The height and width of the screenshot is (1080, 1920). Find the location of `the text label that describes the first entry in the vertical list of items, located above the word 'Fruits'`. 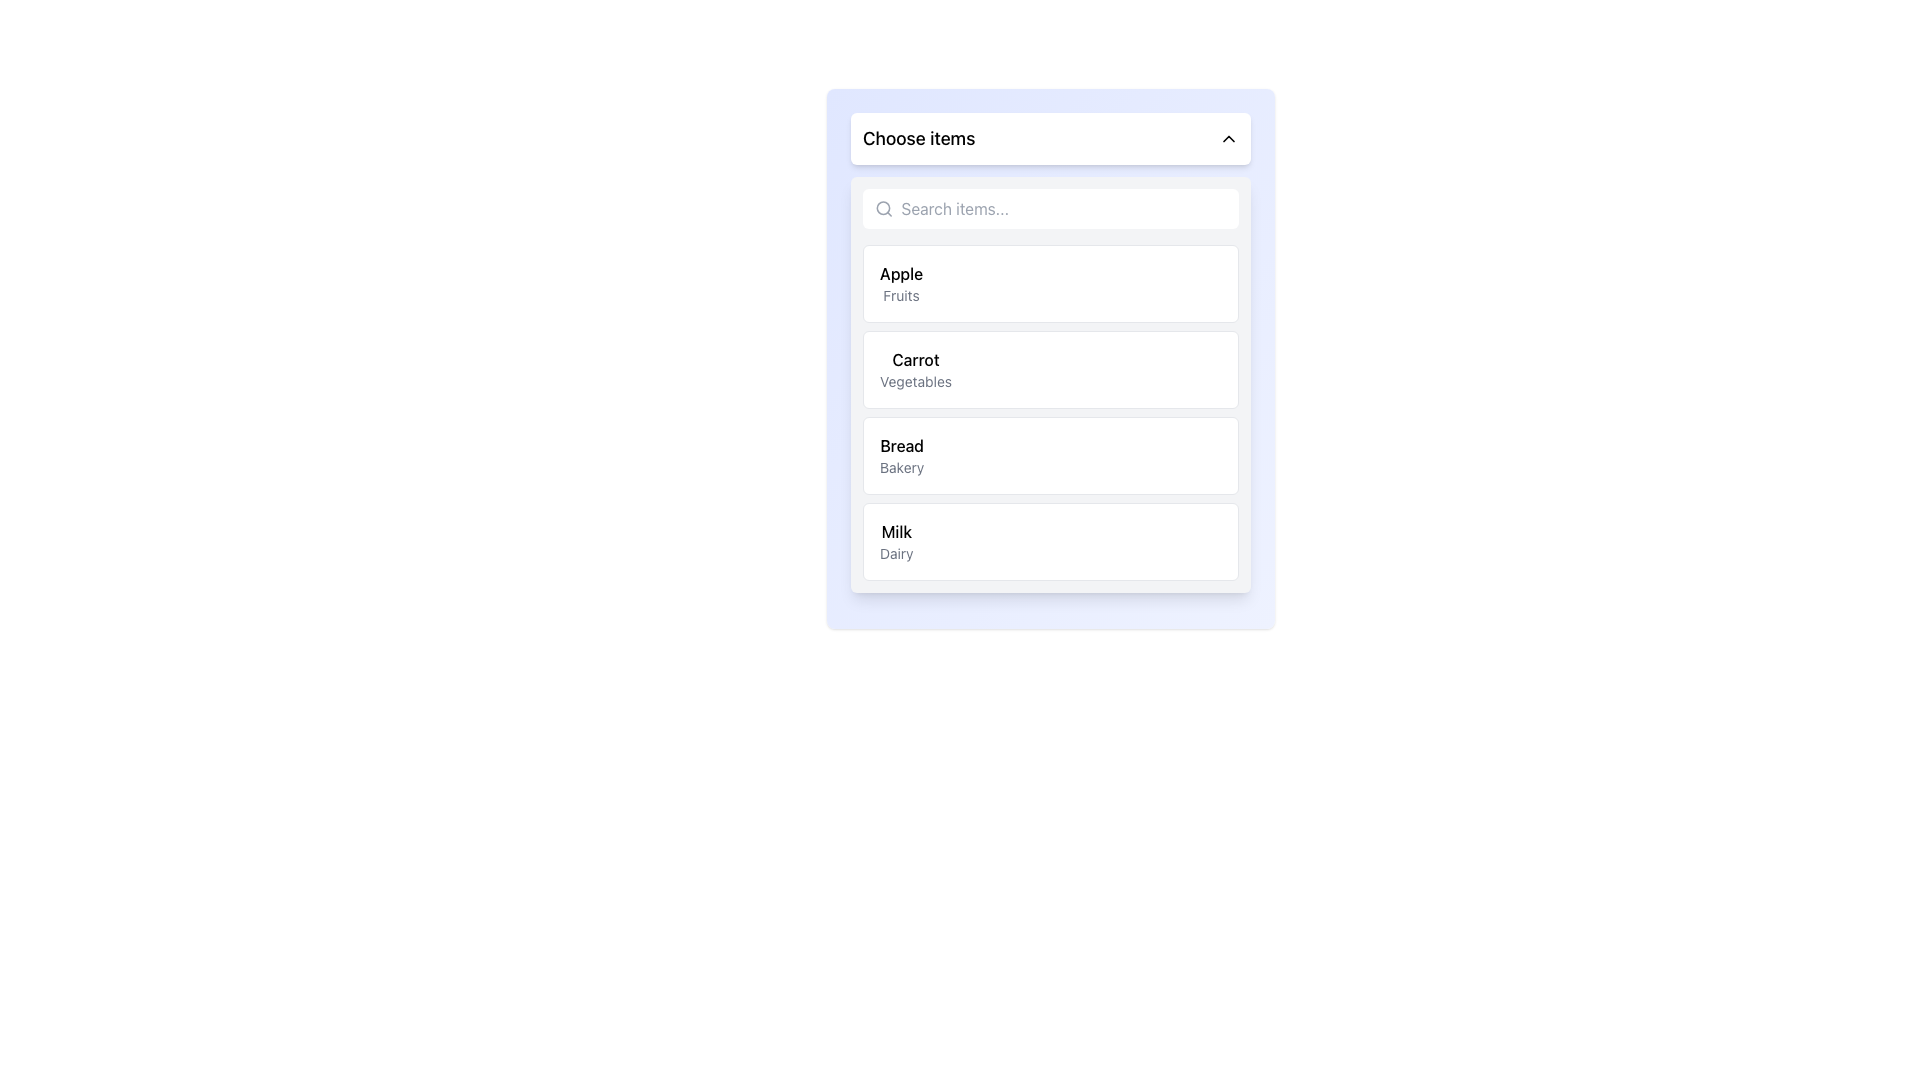

the text label that describes the first entry in the vertical list of items, located above the word 'Fruits' is located at coordinates (900, 273).